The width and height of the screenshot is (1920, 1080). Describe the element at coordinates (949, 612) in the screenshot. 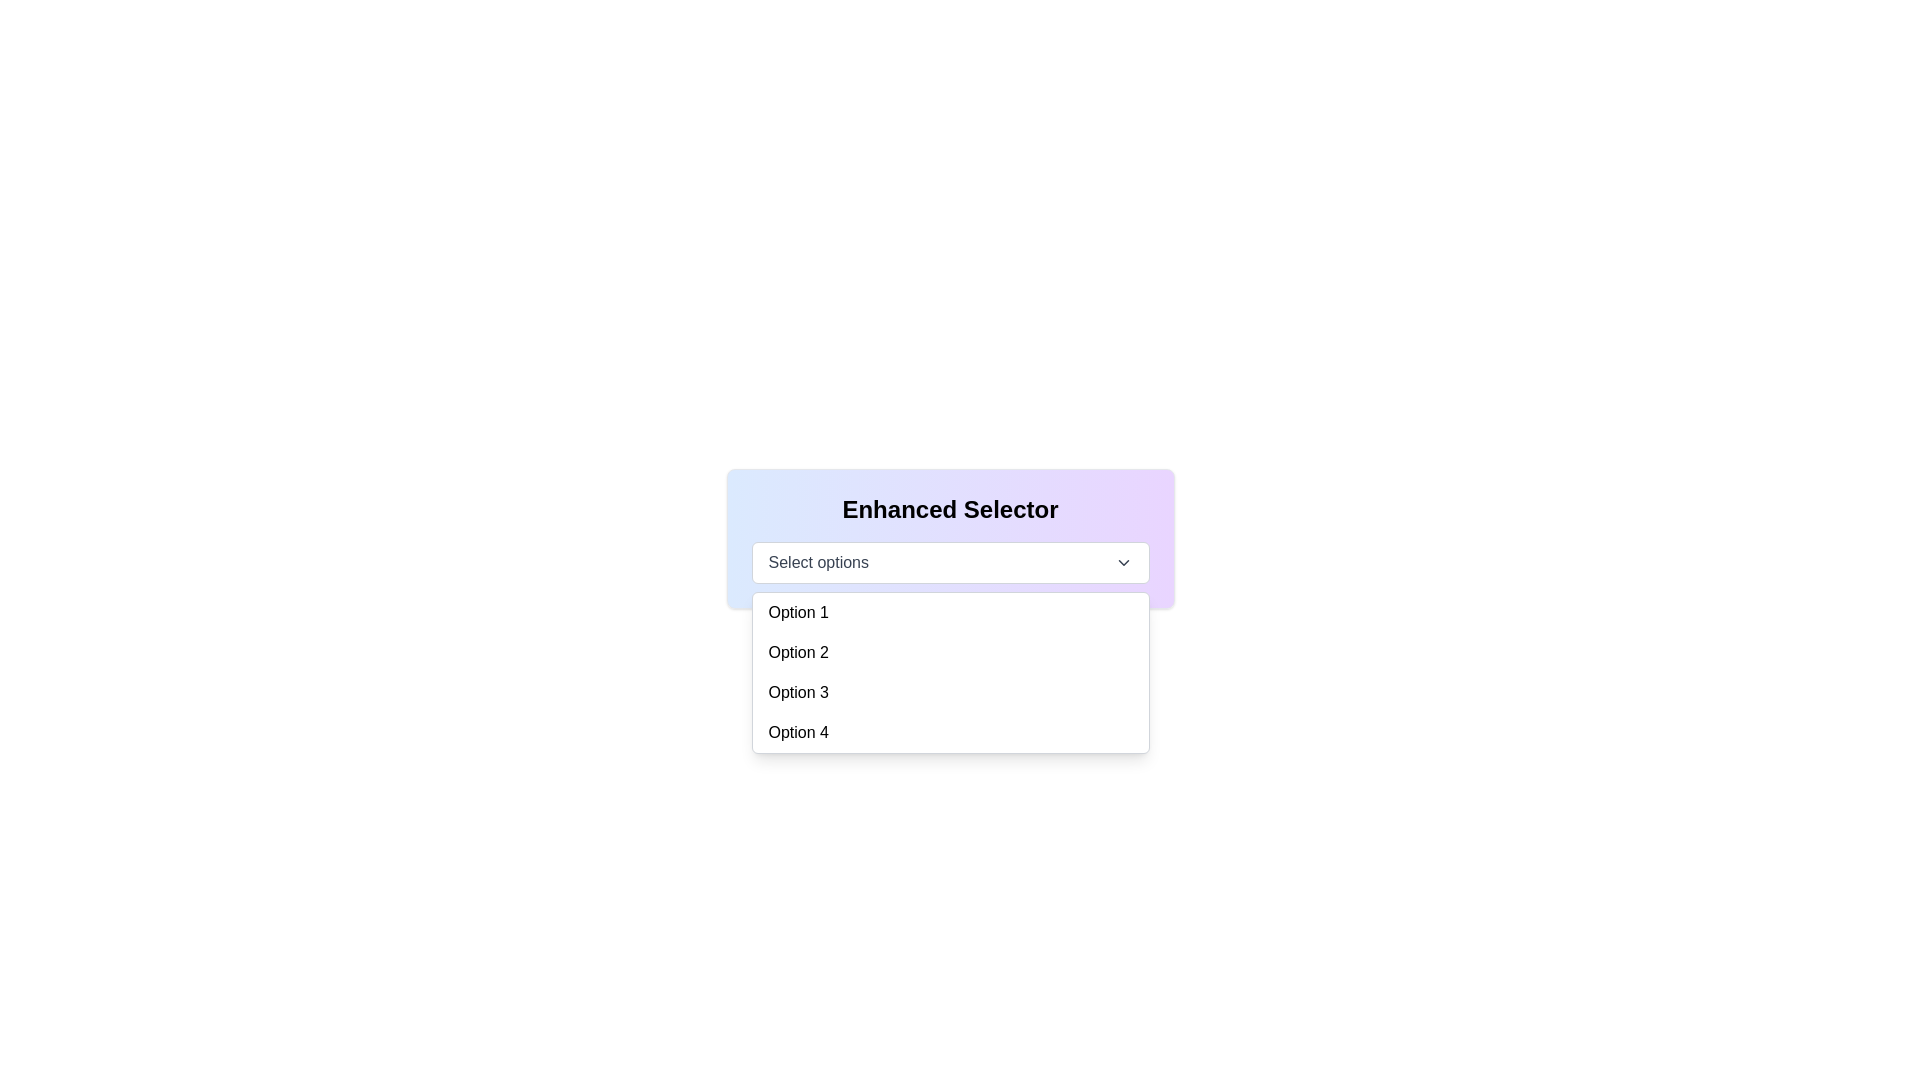

I see `the first selectable option in the 'Enhanced Selector' dropdown menu` at that location.